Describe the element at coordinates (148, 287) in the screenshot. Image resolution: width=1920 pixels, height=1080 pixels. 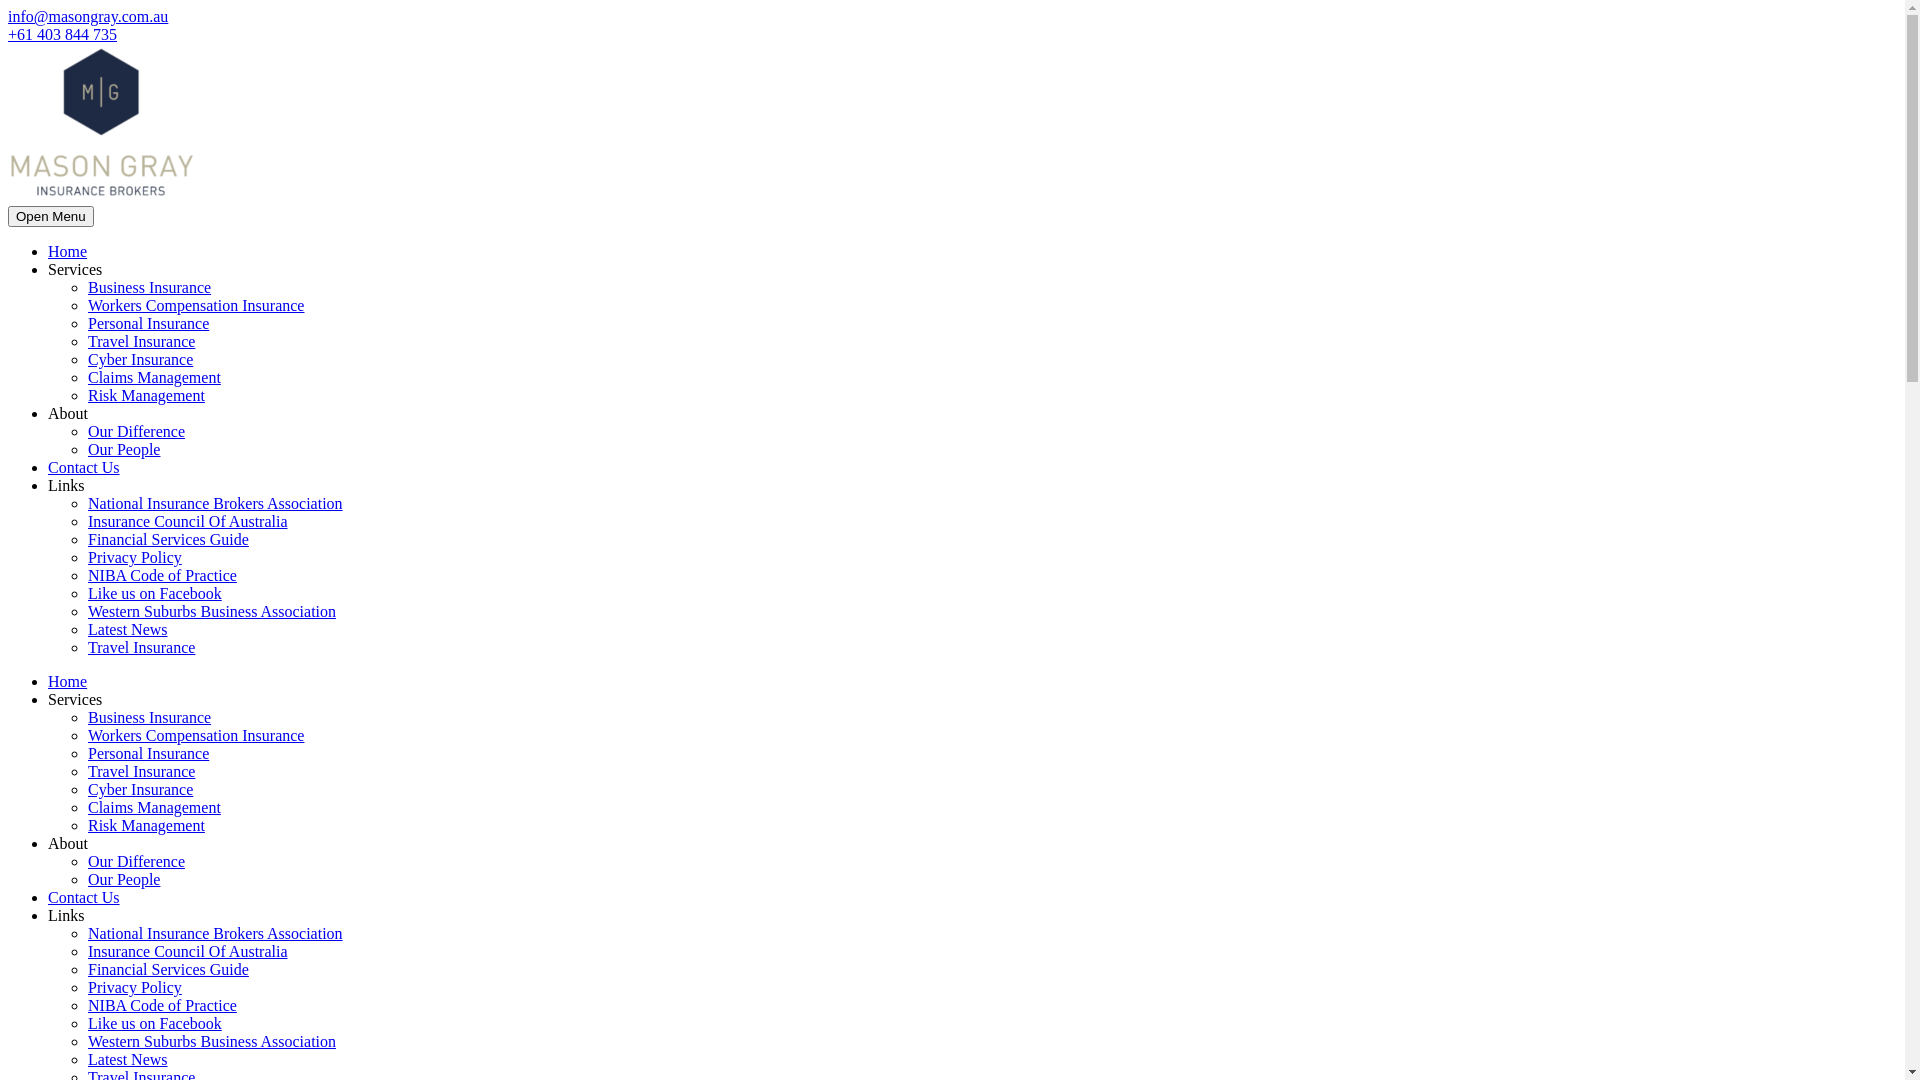
I see `'Business Insurance'` at that location.